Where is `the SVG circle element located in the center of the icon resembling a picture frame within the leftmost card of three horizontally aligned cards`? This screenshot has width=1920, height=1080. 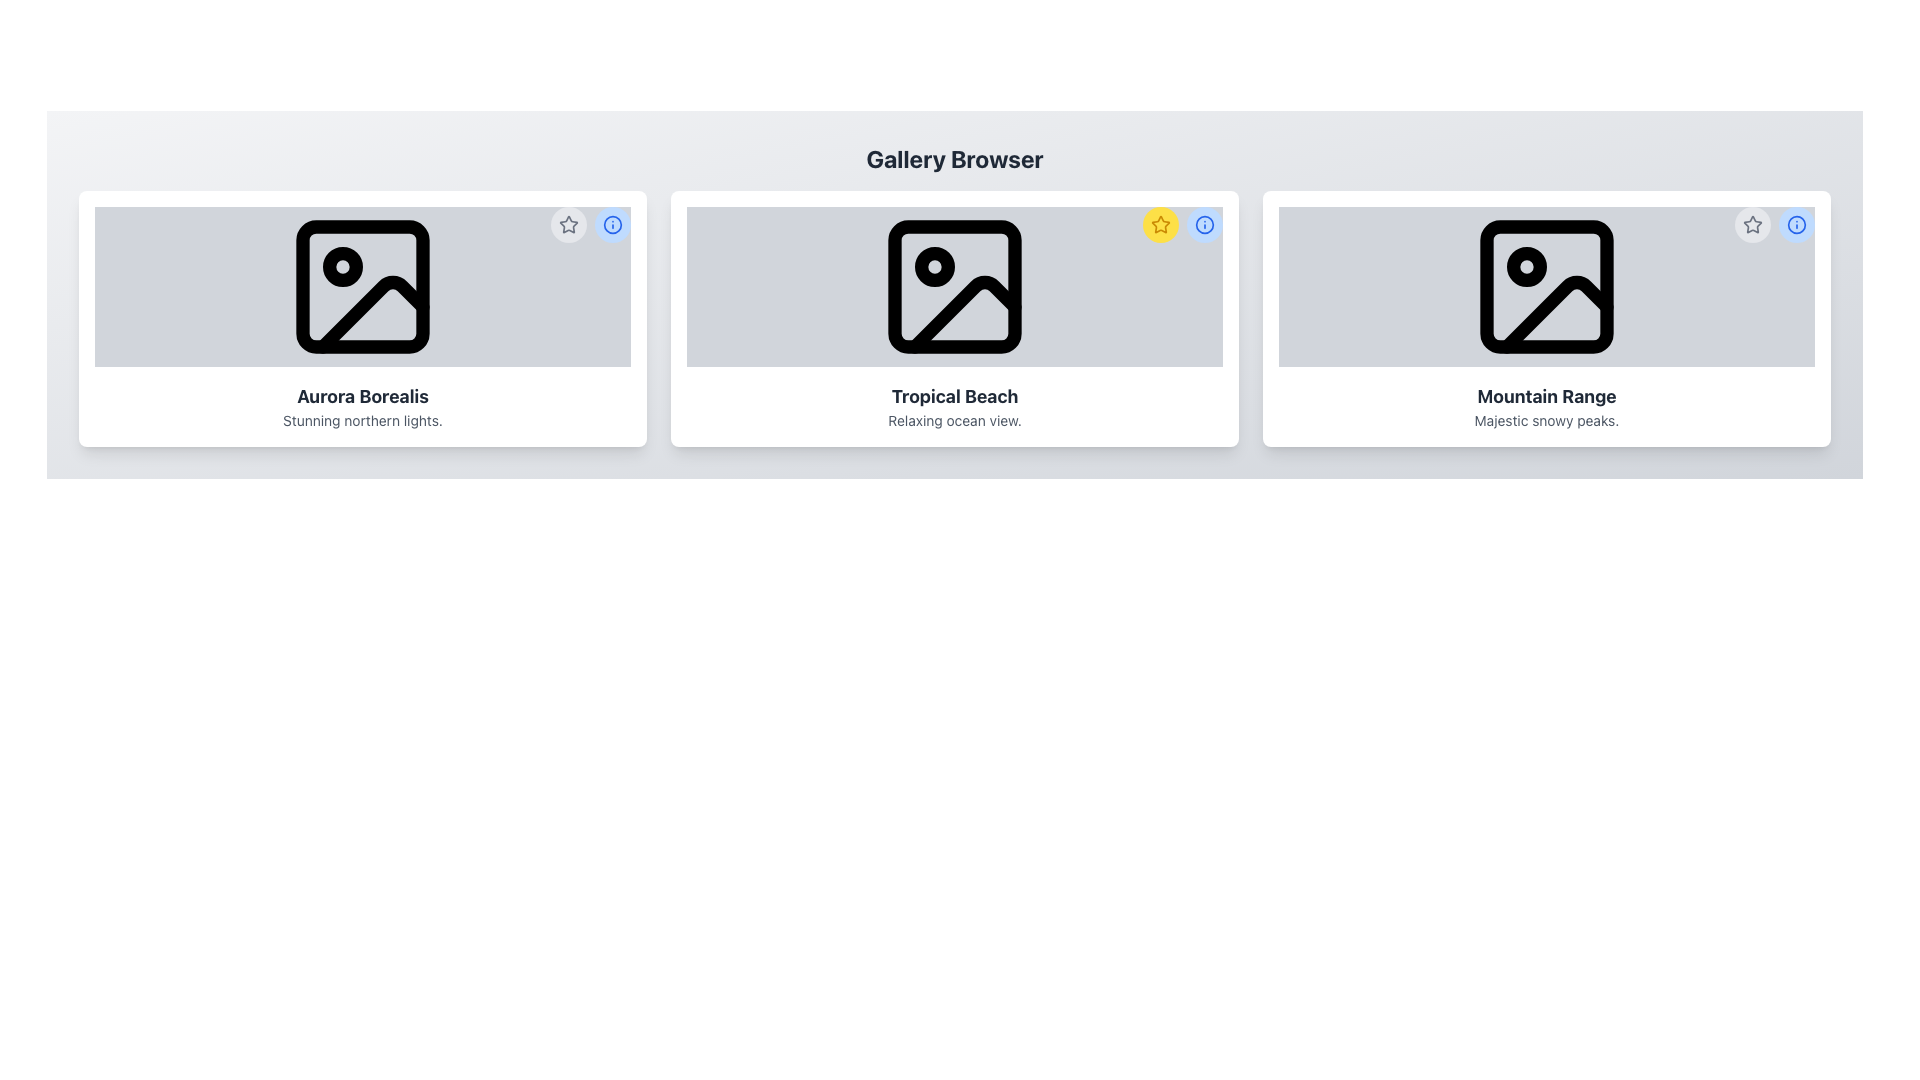
the SVG circle element located in the center of the icon resembling a picture frame within the leftmost card of three horizontally aligned cards is located at coordinates (342, 265).